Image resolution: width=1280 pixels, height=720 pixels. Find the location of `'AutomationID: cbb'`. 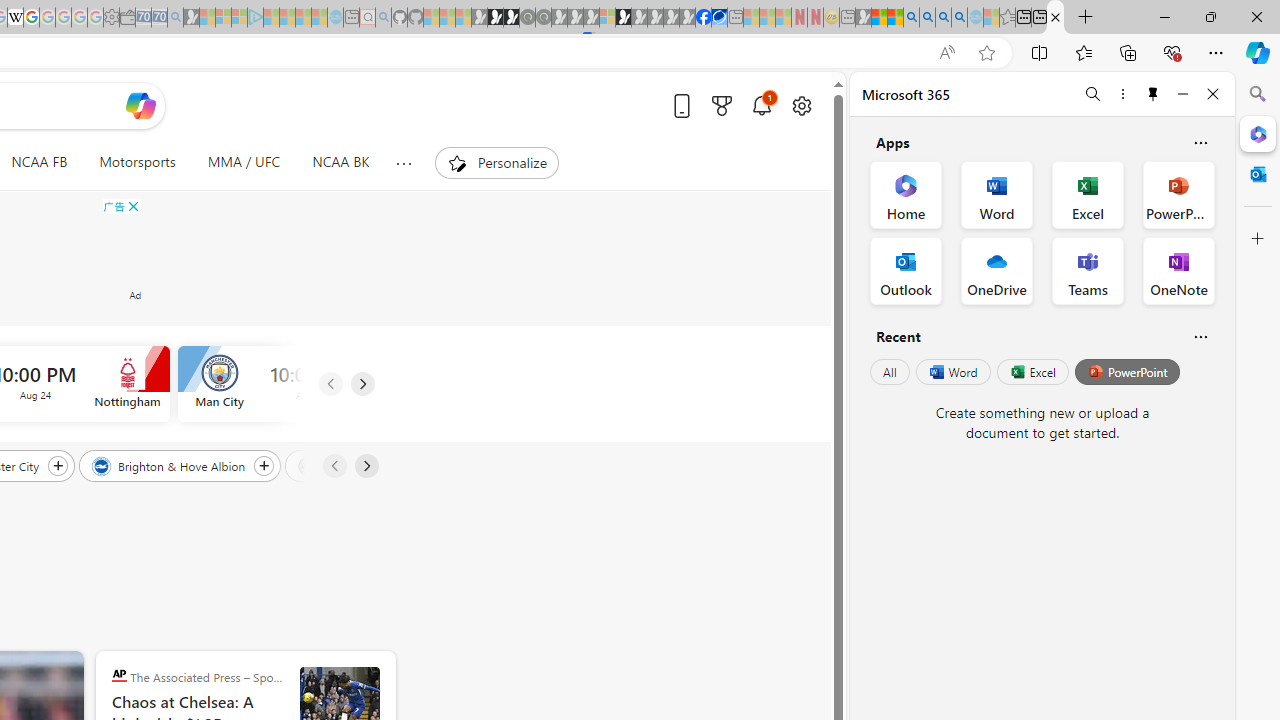

'AutomationID: cbb' is located at coordinates (132, 206).